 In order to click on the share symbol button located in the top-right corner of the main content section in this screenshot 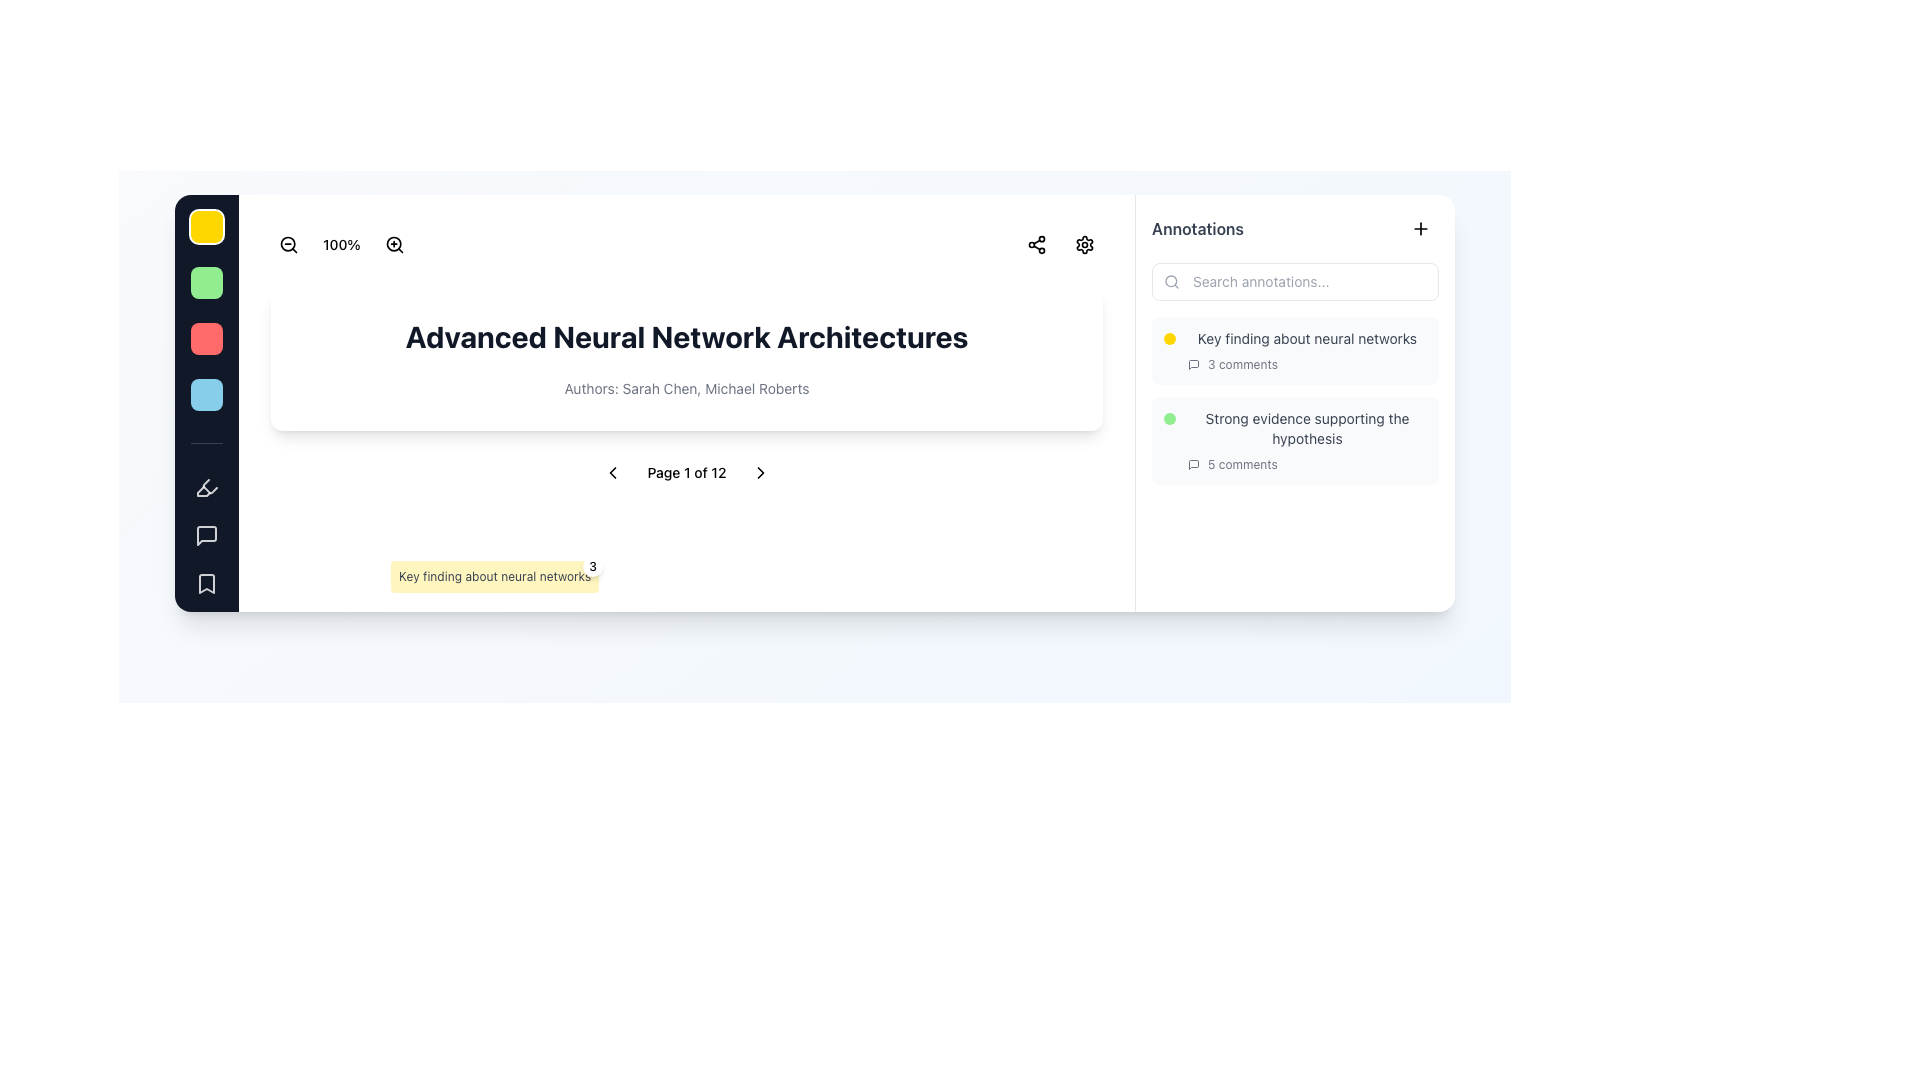, I will do `click(1036, 244)`.